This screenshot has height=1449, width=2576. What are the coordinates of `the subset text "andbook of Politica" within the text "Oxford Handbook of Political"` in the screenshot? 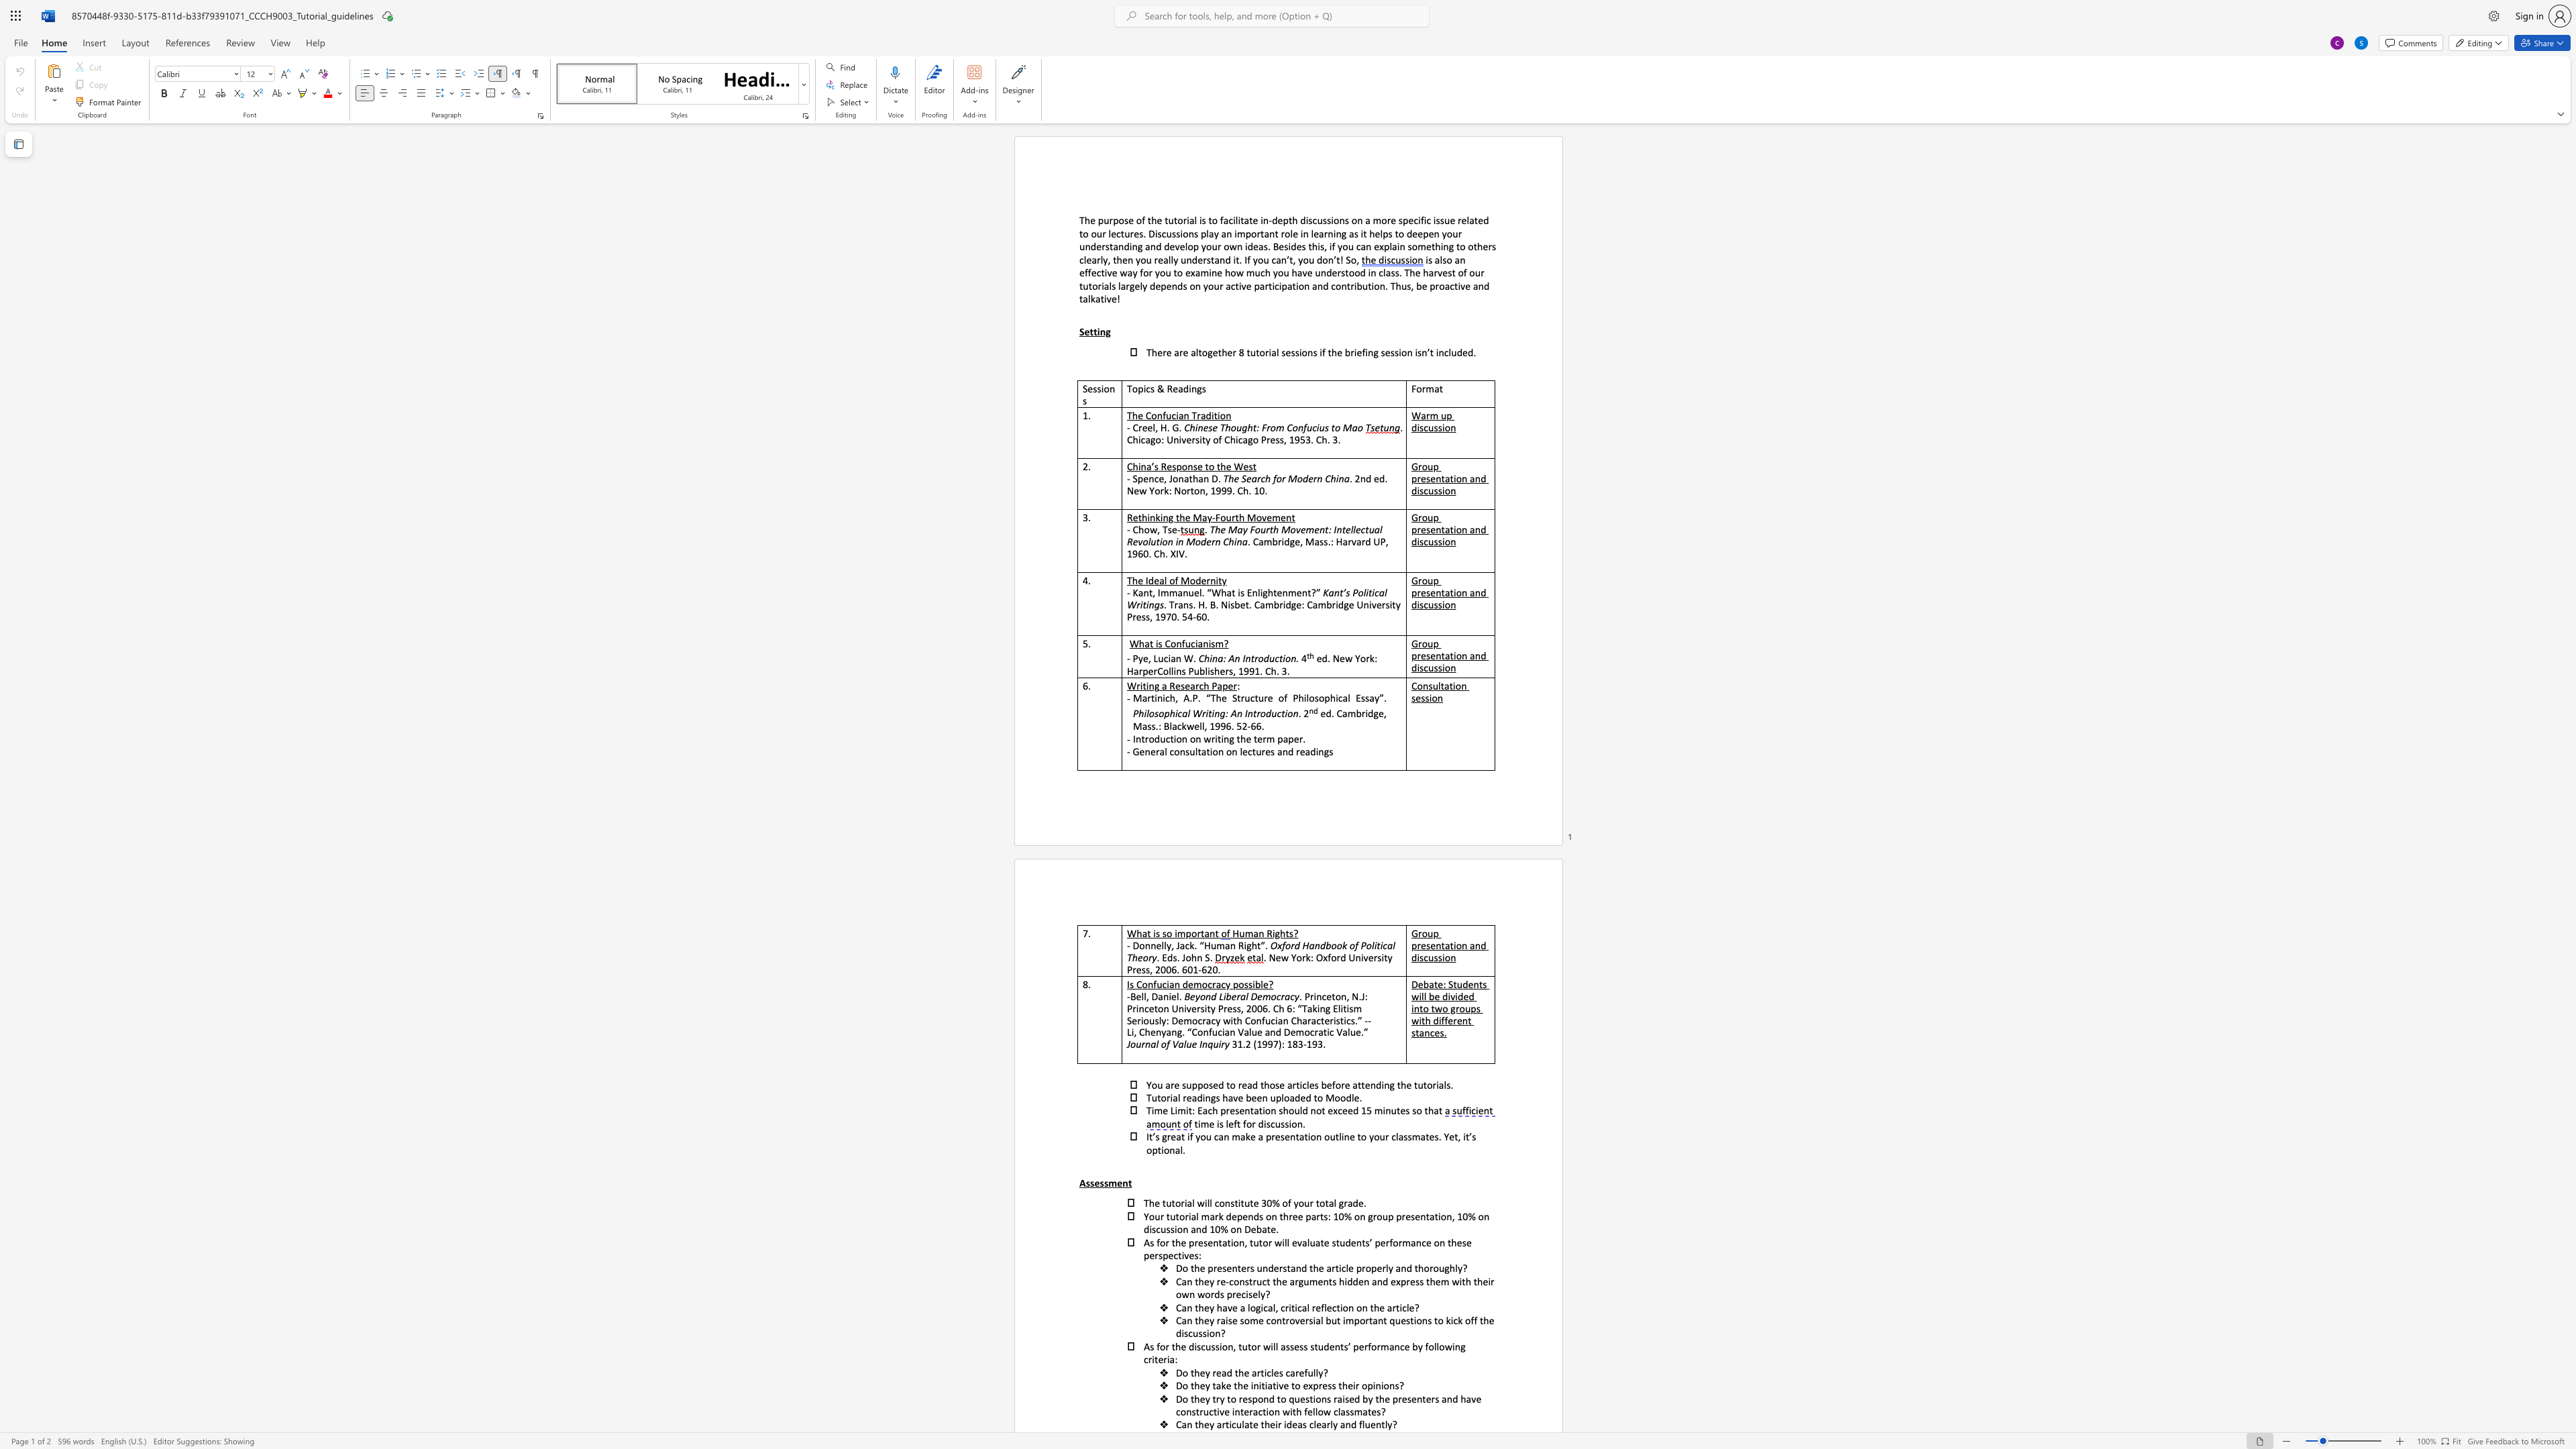 It's located at (1308, 945).